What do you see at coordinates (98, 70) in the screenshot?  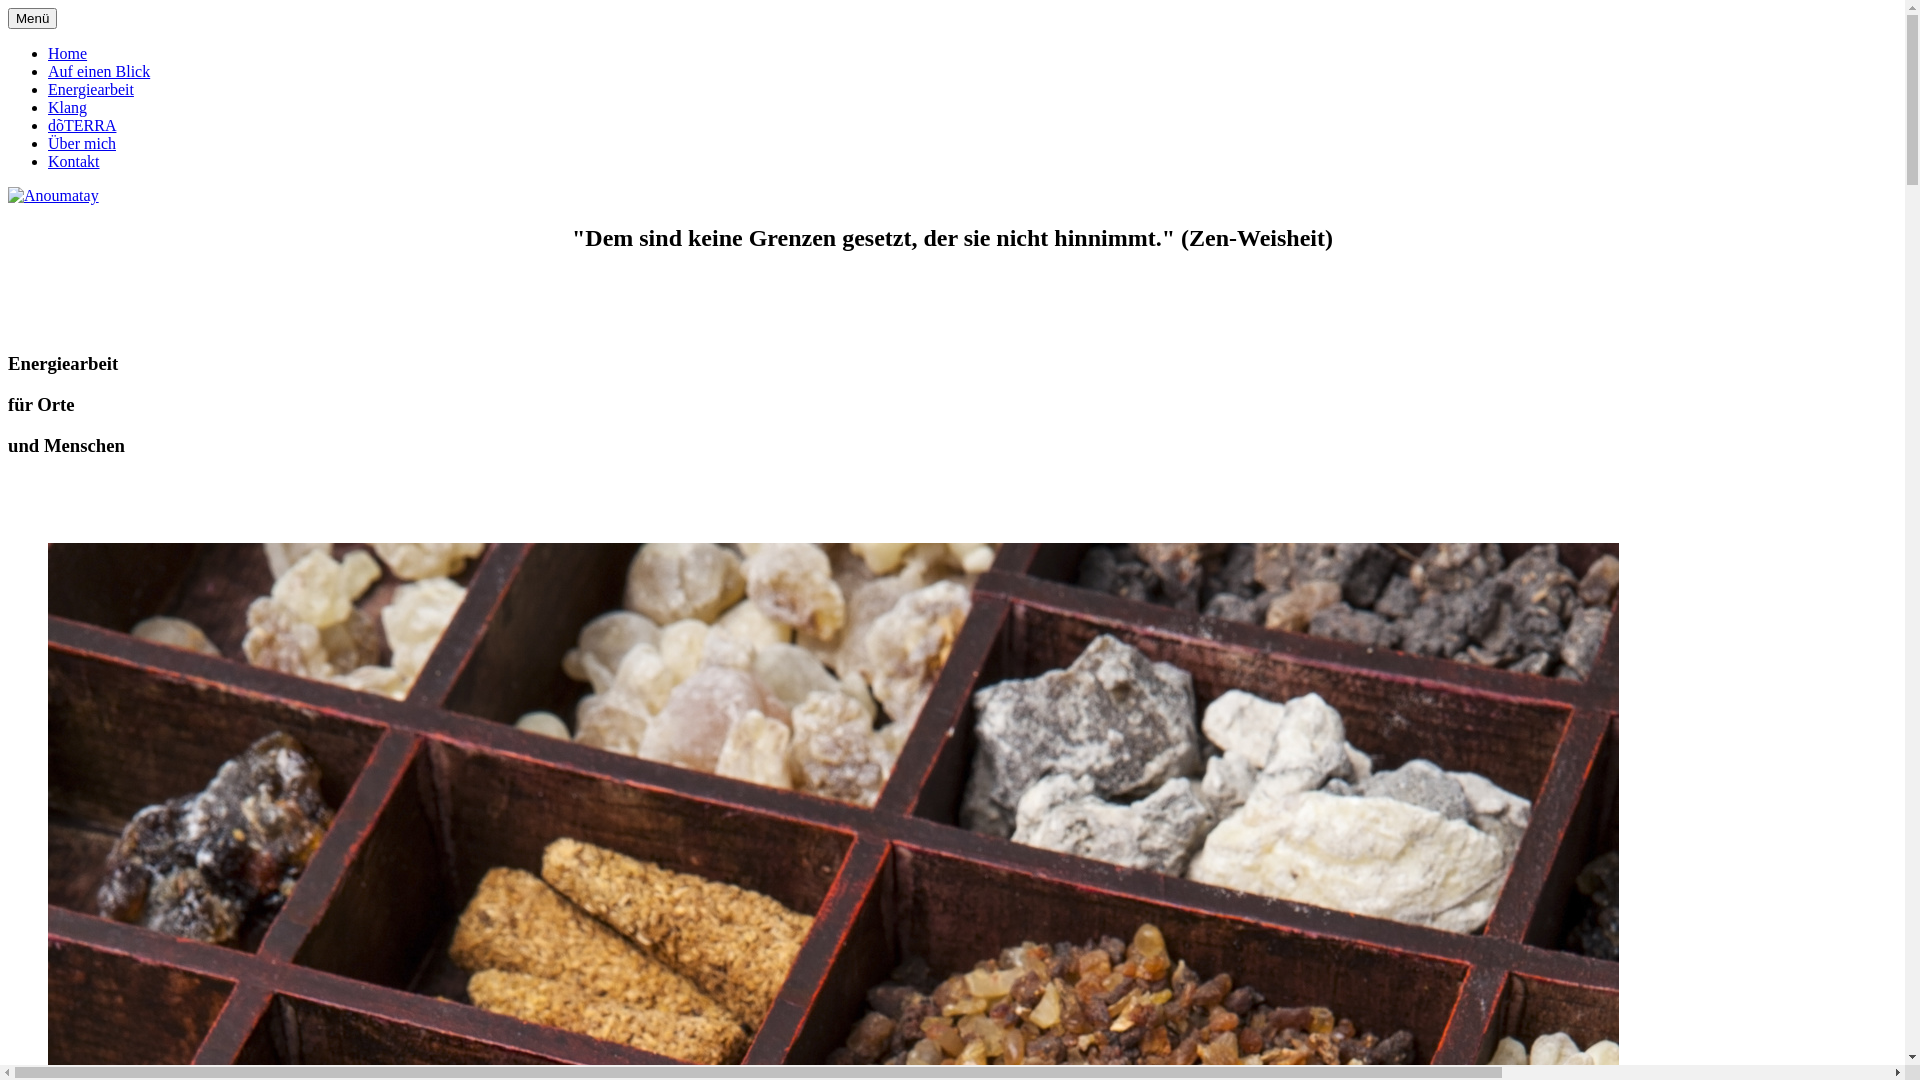 I see `'Auf einen Blick'` at bounding box center [98, 70].